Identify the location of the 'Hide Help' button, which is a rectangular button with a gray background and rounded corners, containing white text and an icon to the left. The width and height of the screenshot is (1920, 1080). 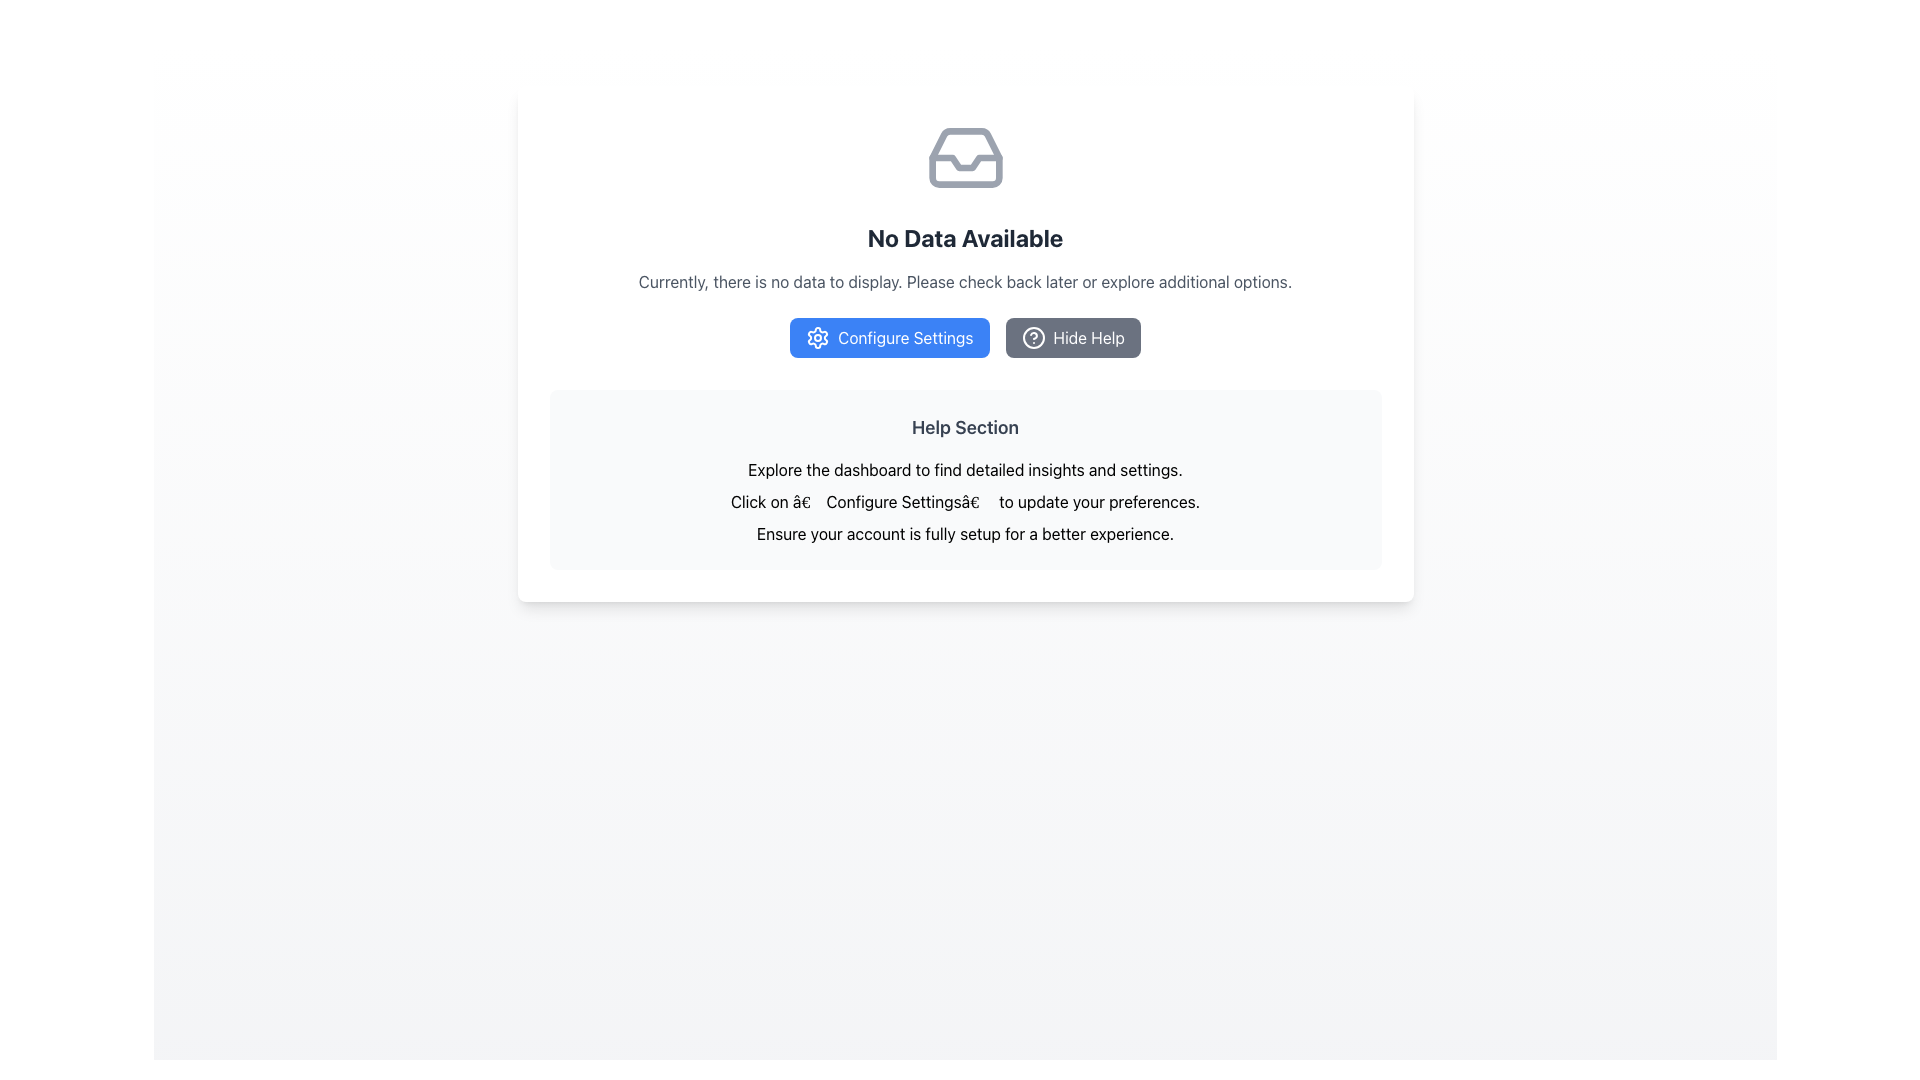
(1072, 337).